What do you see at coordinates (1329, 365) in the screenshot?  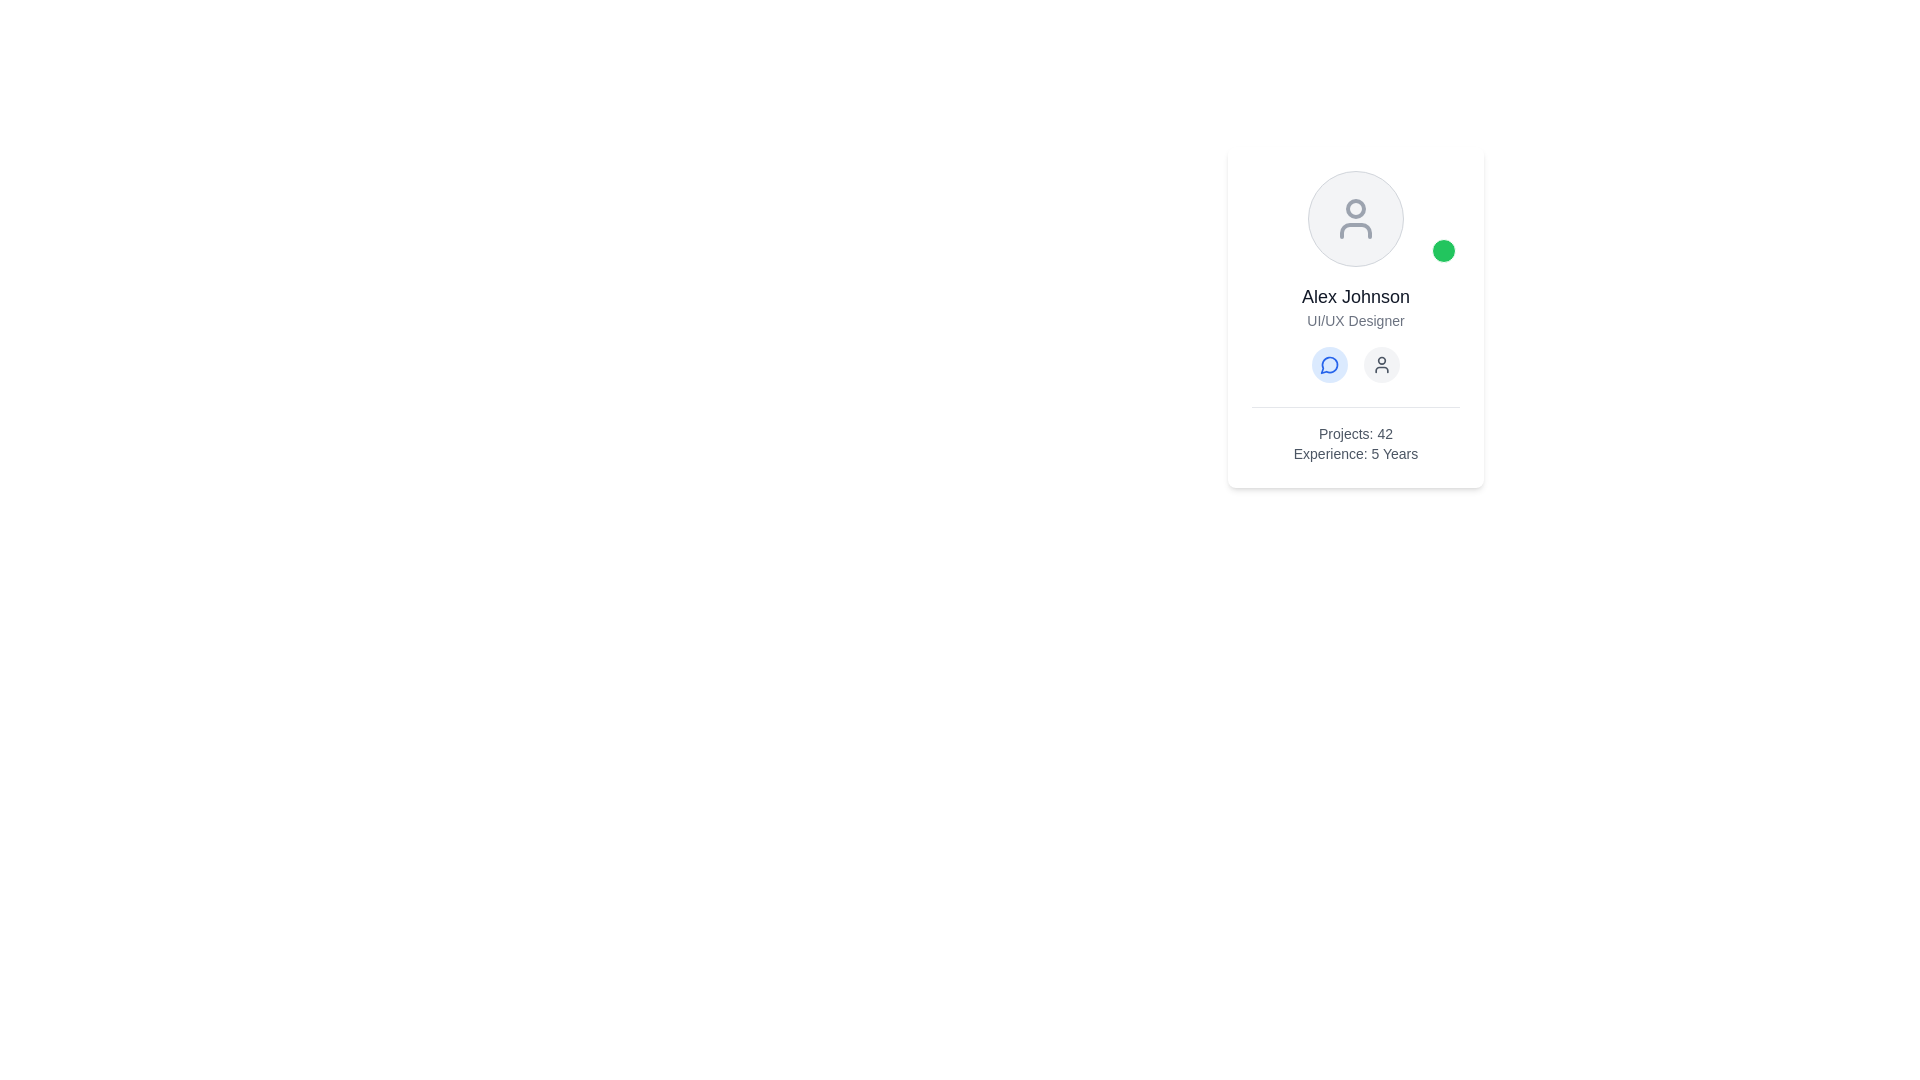 I see `the circular light blue button with a chat bubble icon to interact` at bounding box center [1329, 365].